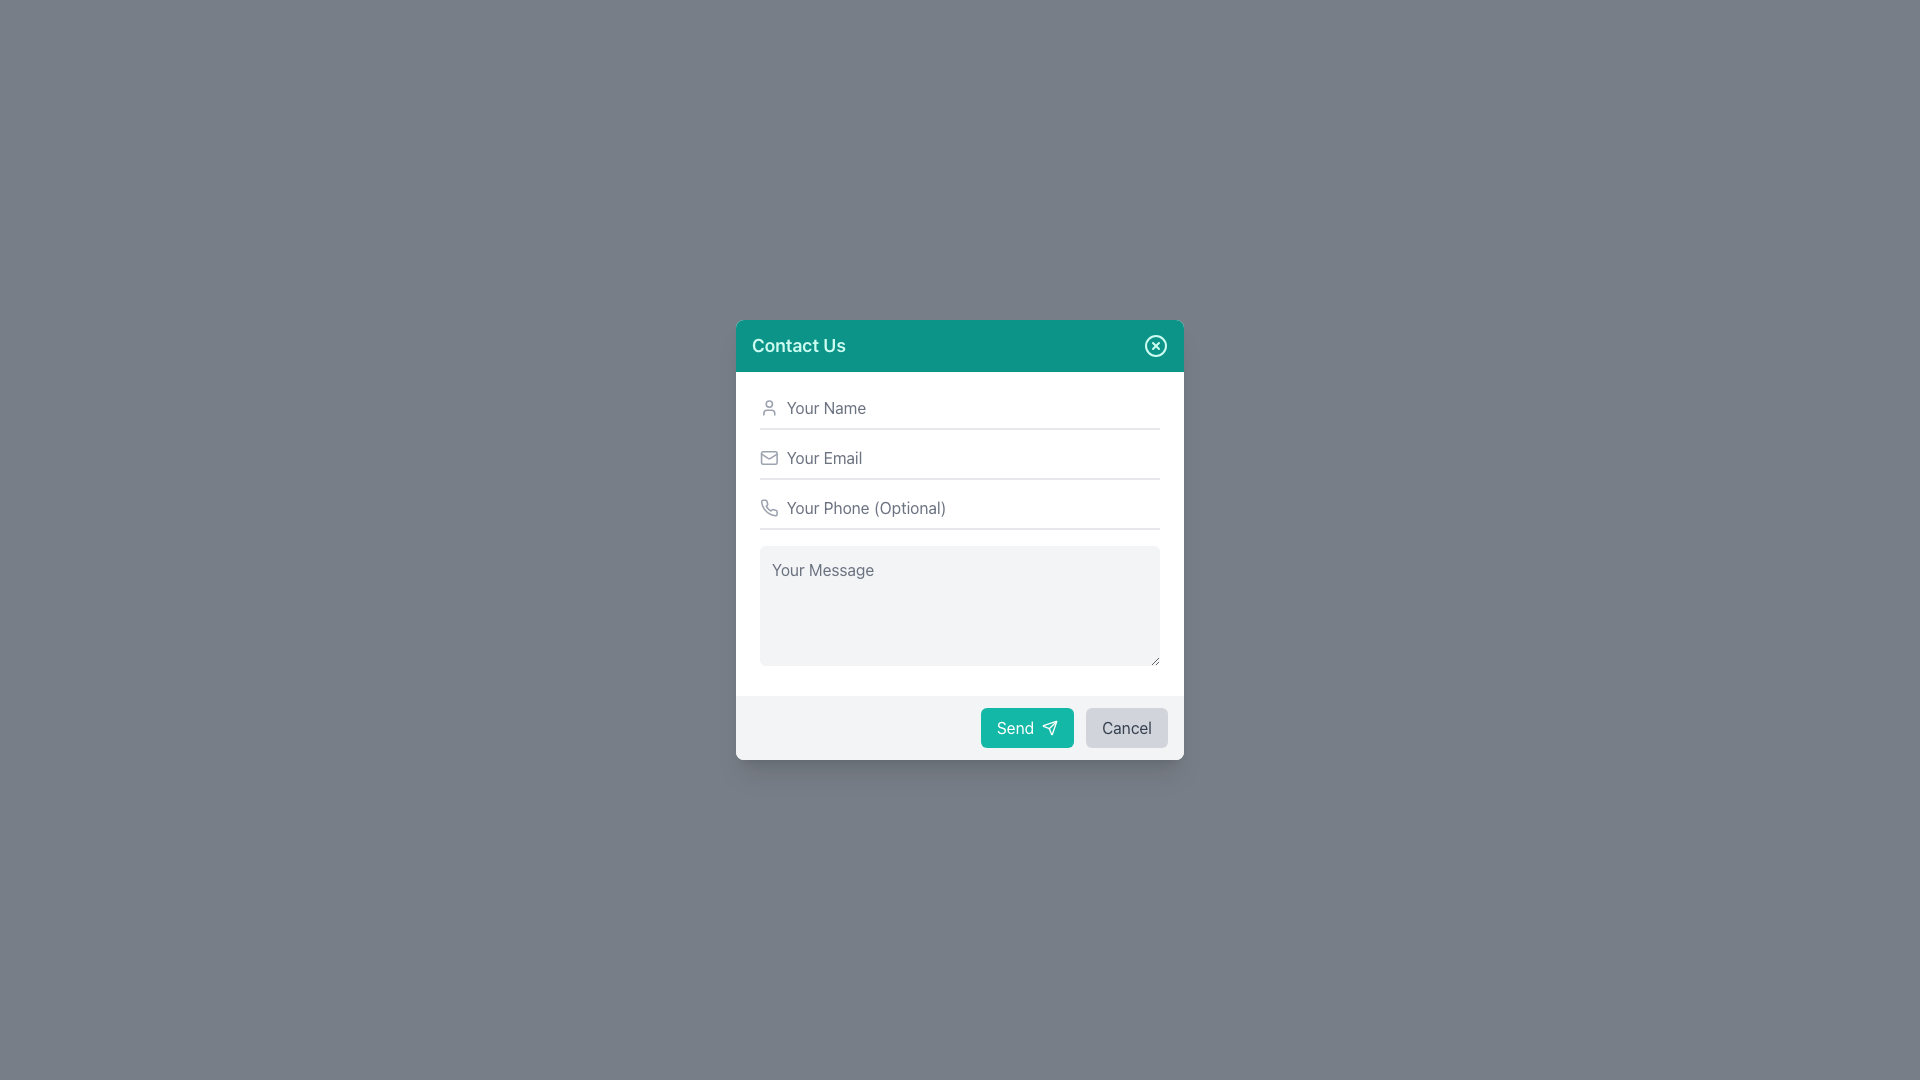  I want to click on the user icon resembling a profile image outline, styled in light gray, which is positioned to the left of the input field labeled 'Your Name', so click(768, 407).